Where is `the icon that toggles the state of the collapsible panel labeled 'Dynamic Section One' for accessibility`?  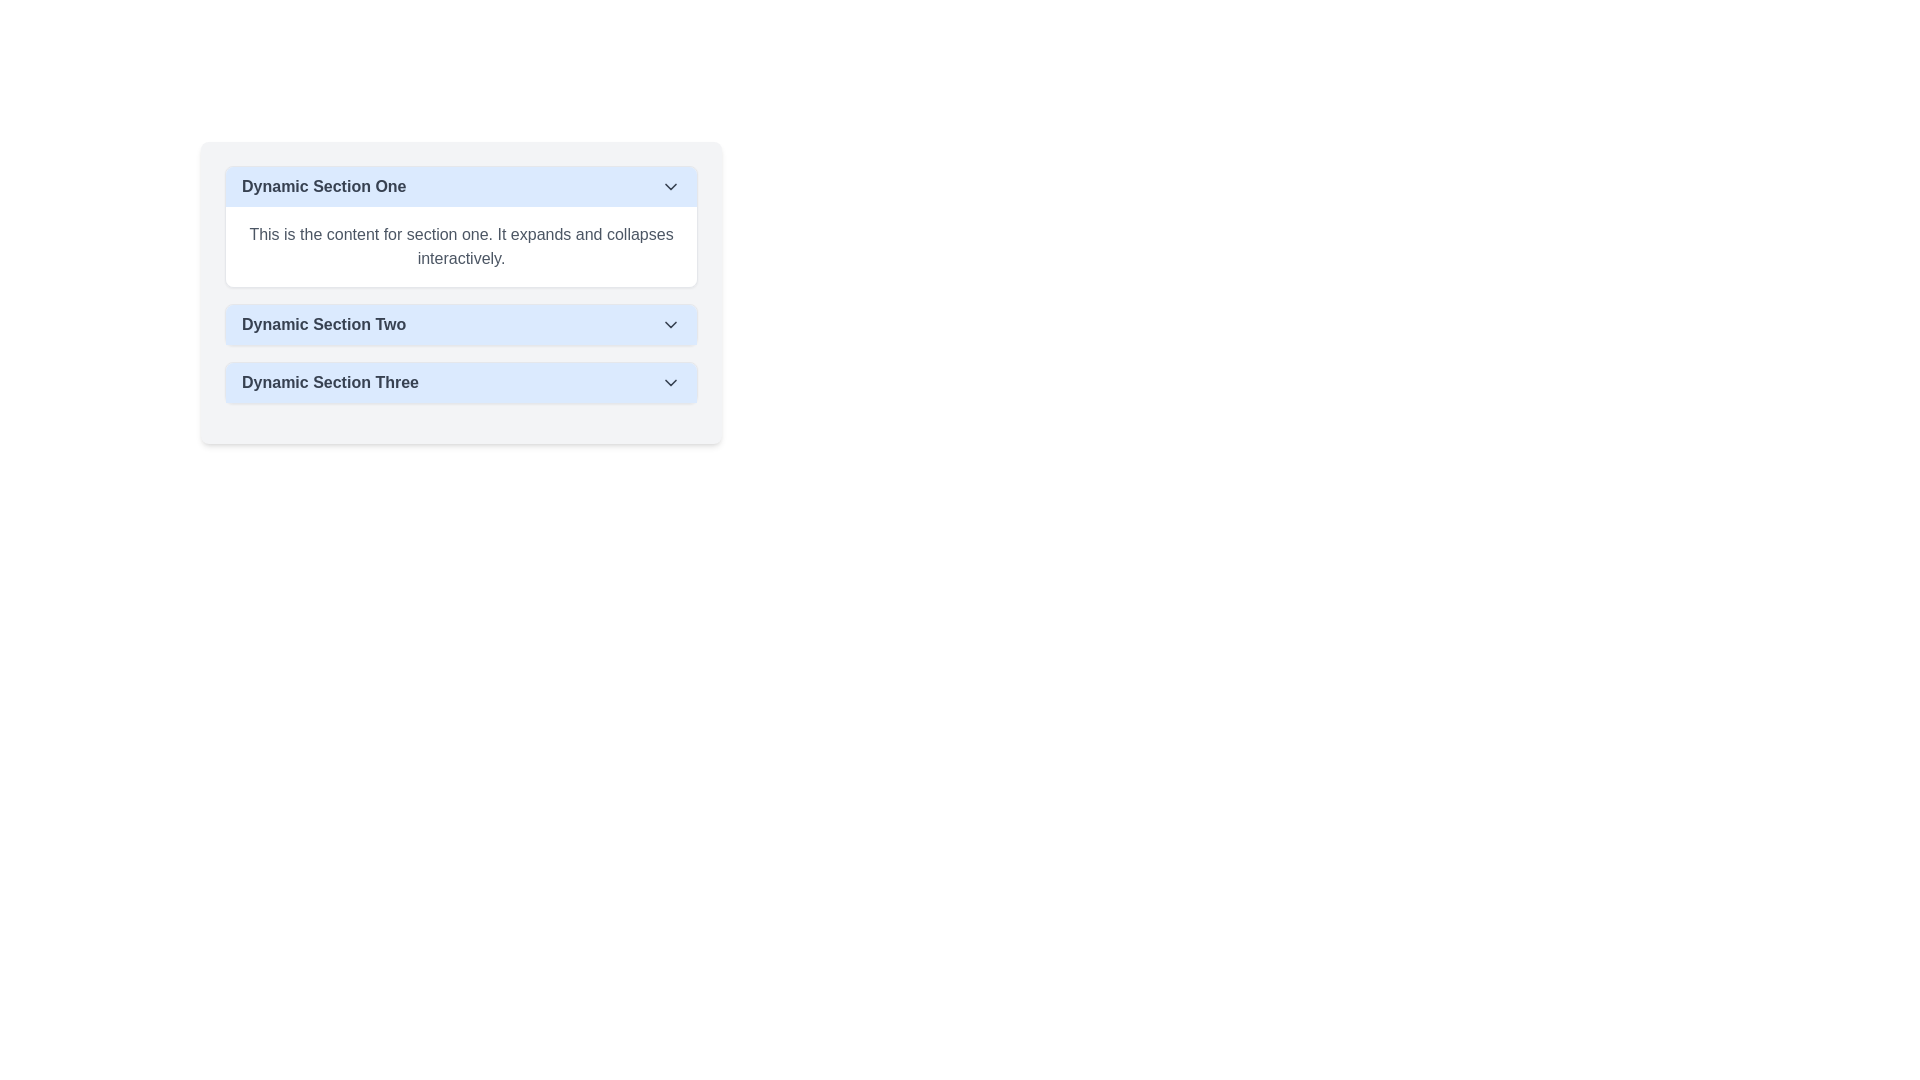 the icon that toggles the state of the collapsible panel labeled 'Dynamic Section One' for accessibility is located at coordinates (671, 186).